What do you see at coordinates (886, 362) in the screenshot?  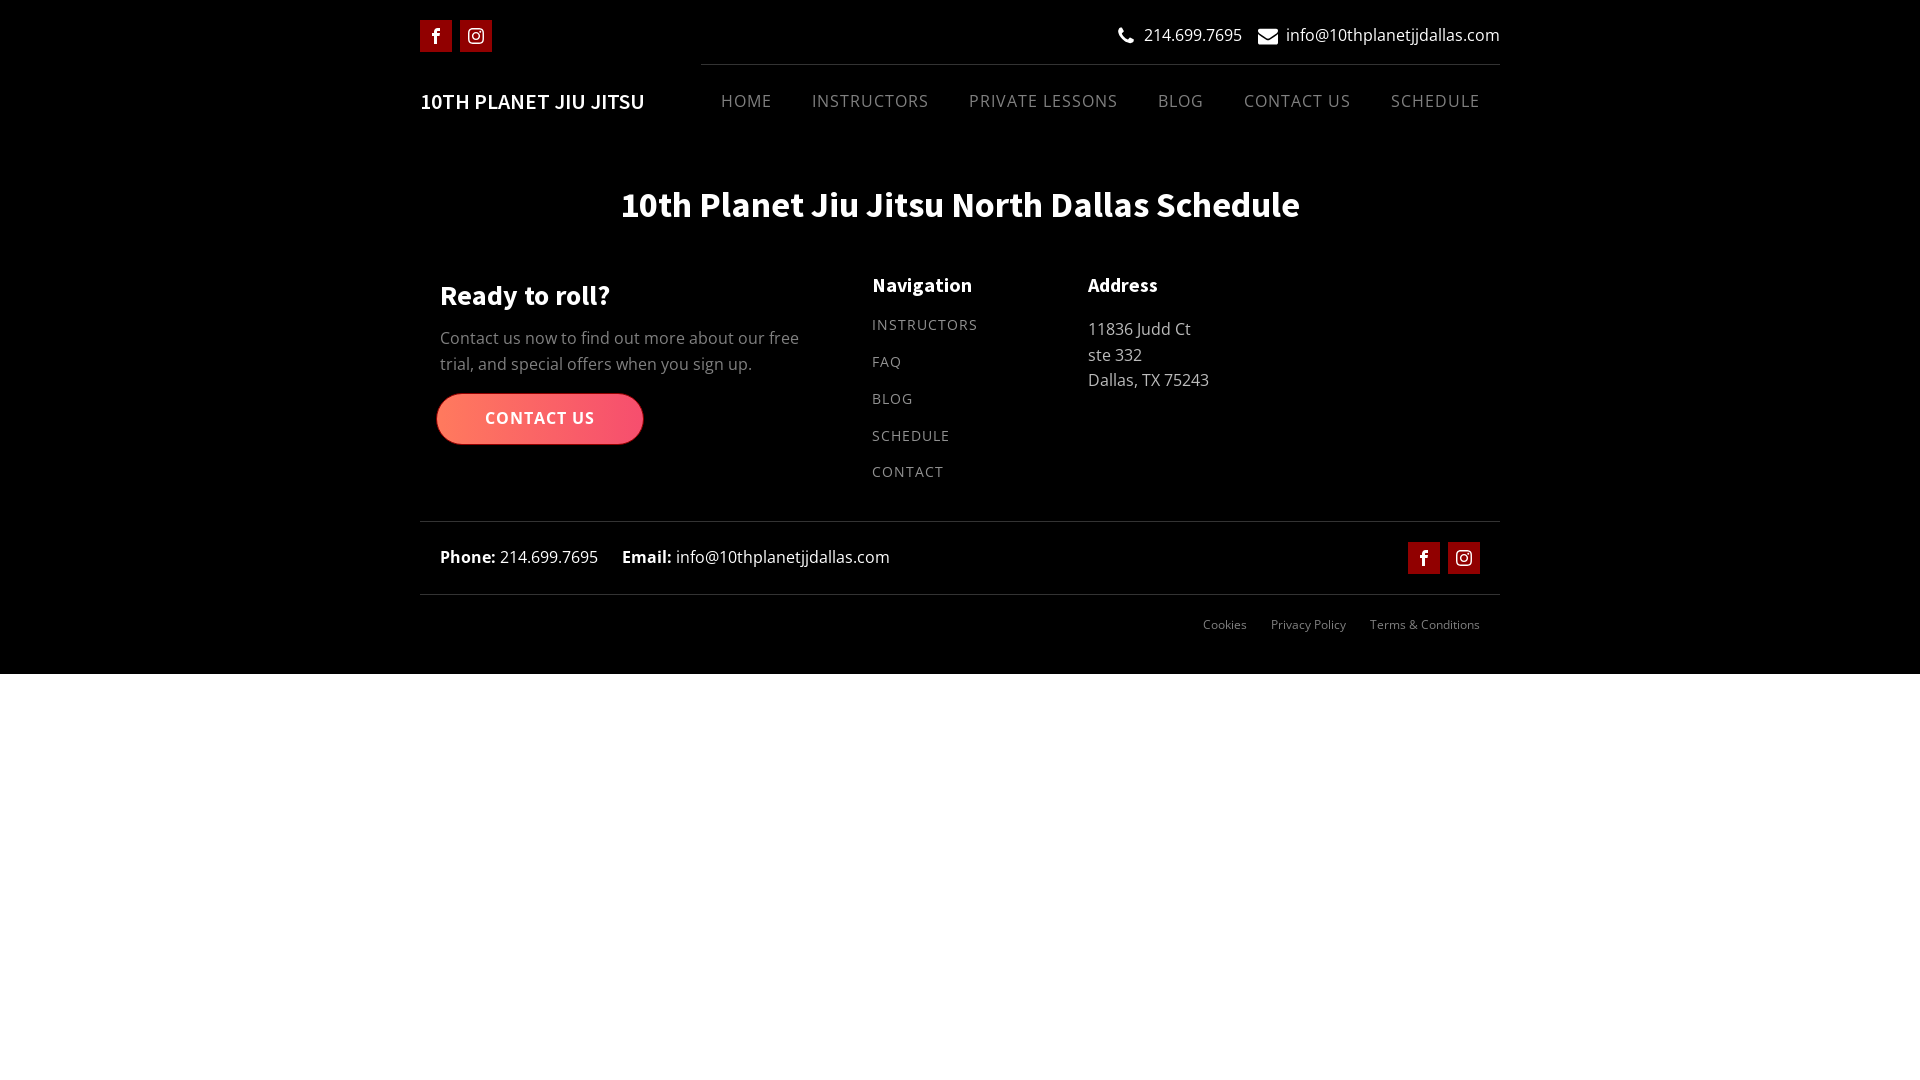 I see `'FAQ'` at bounding box center [886, 362].